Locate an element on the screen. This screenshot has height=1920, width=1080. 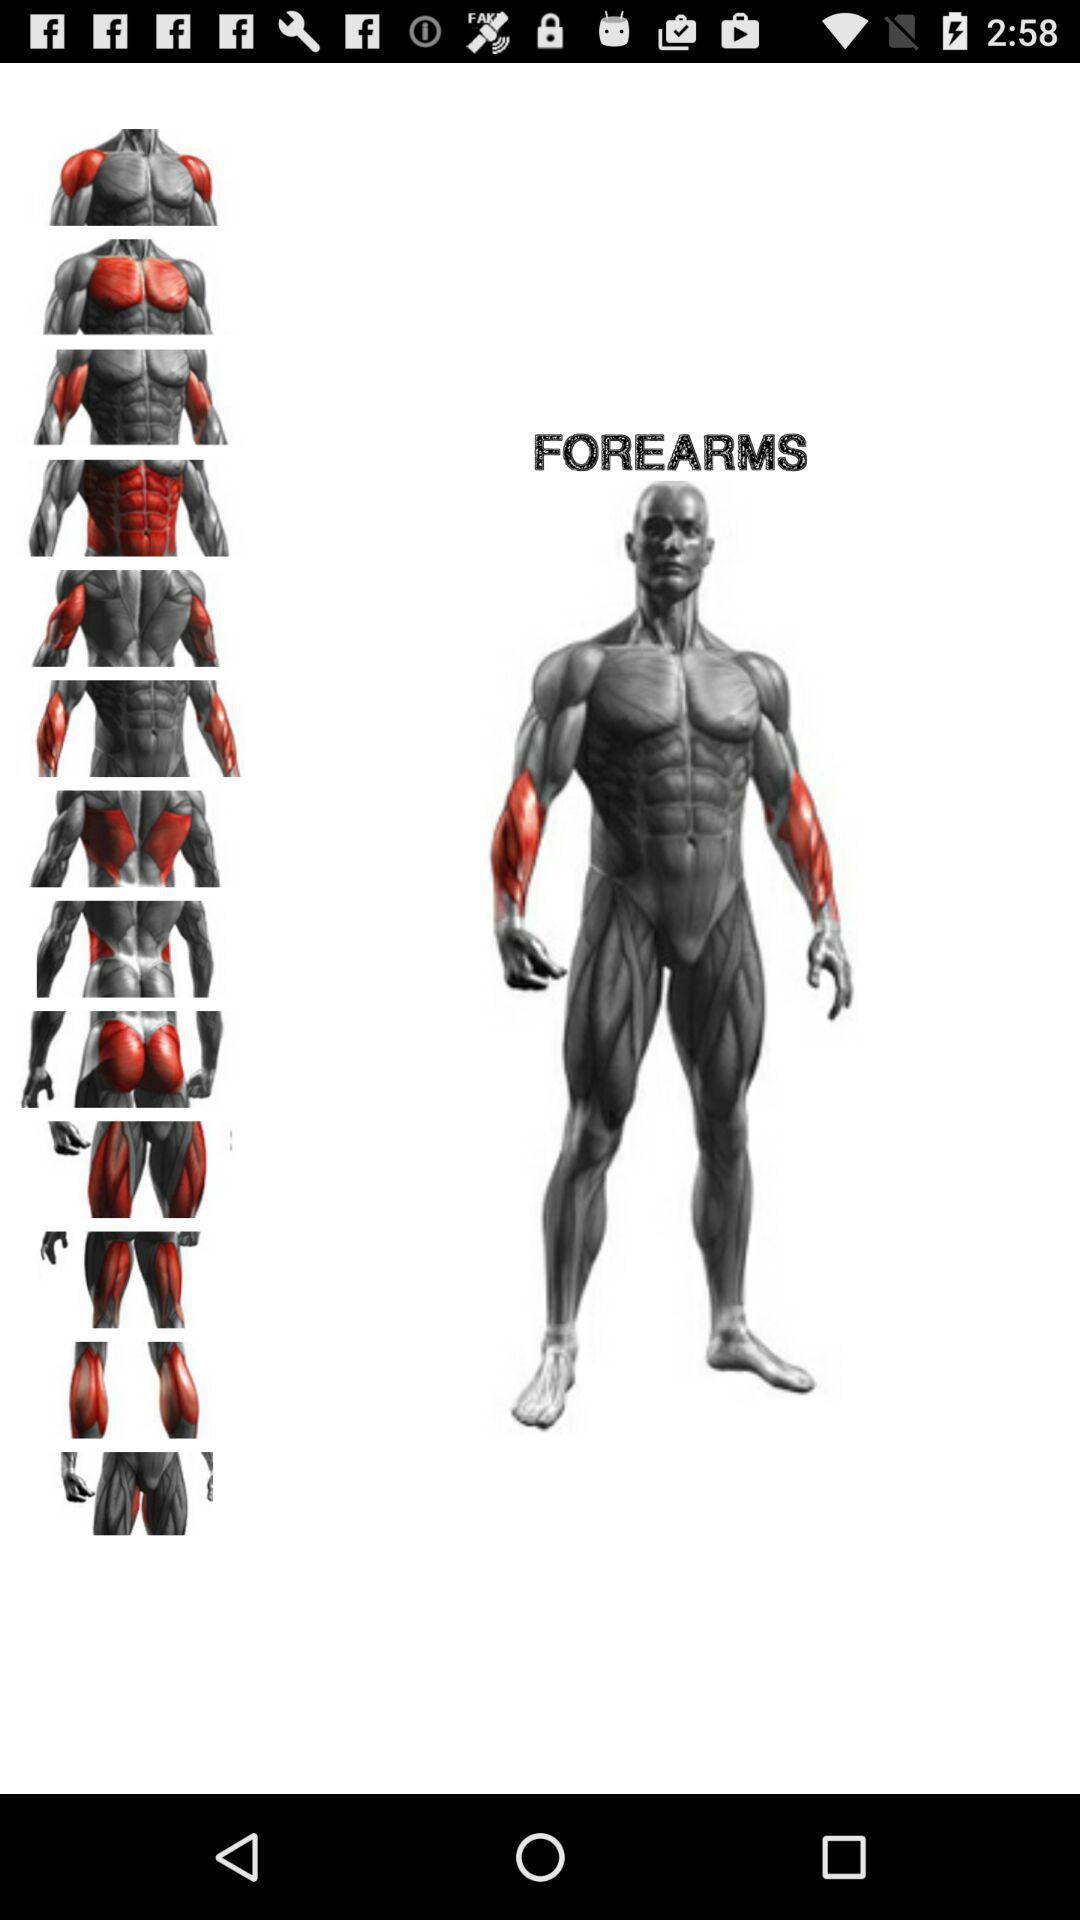
muscle region is located at coordinates (131, 1493).